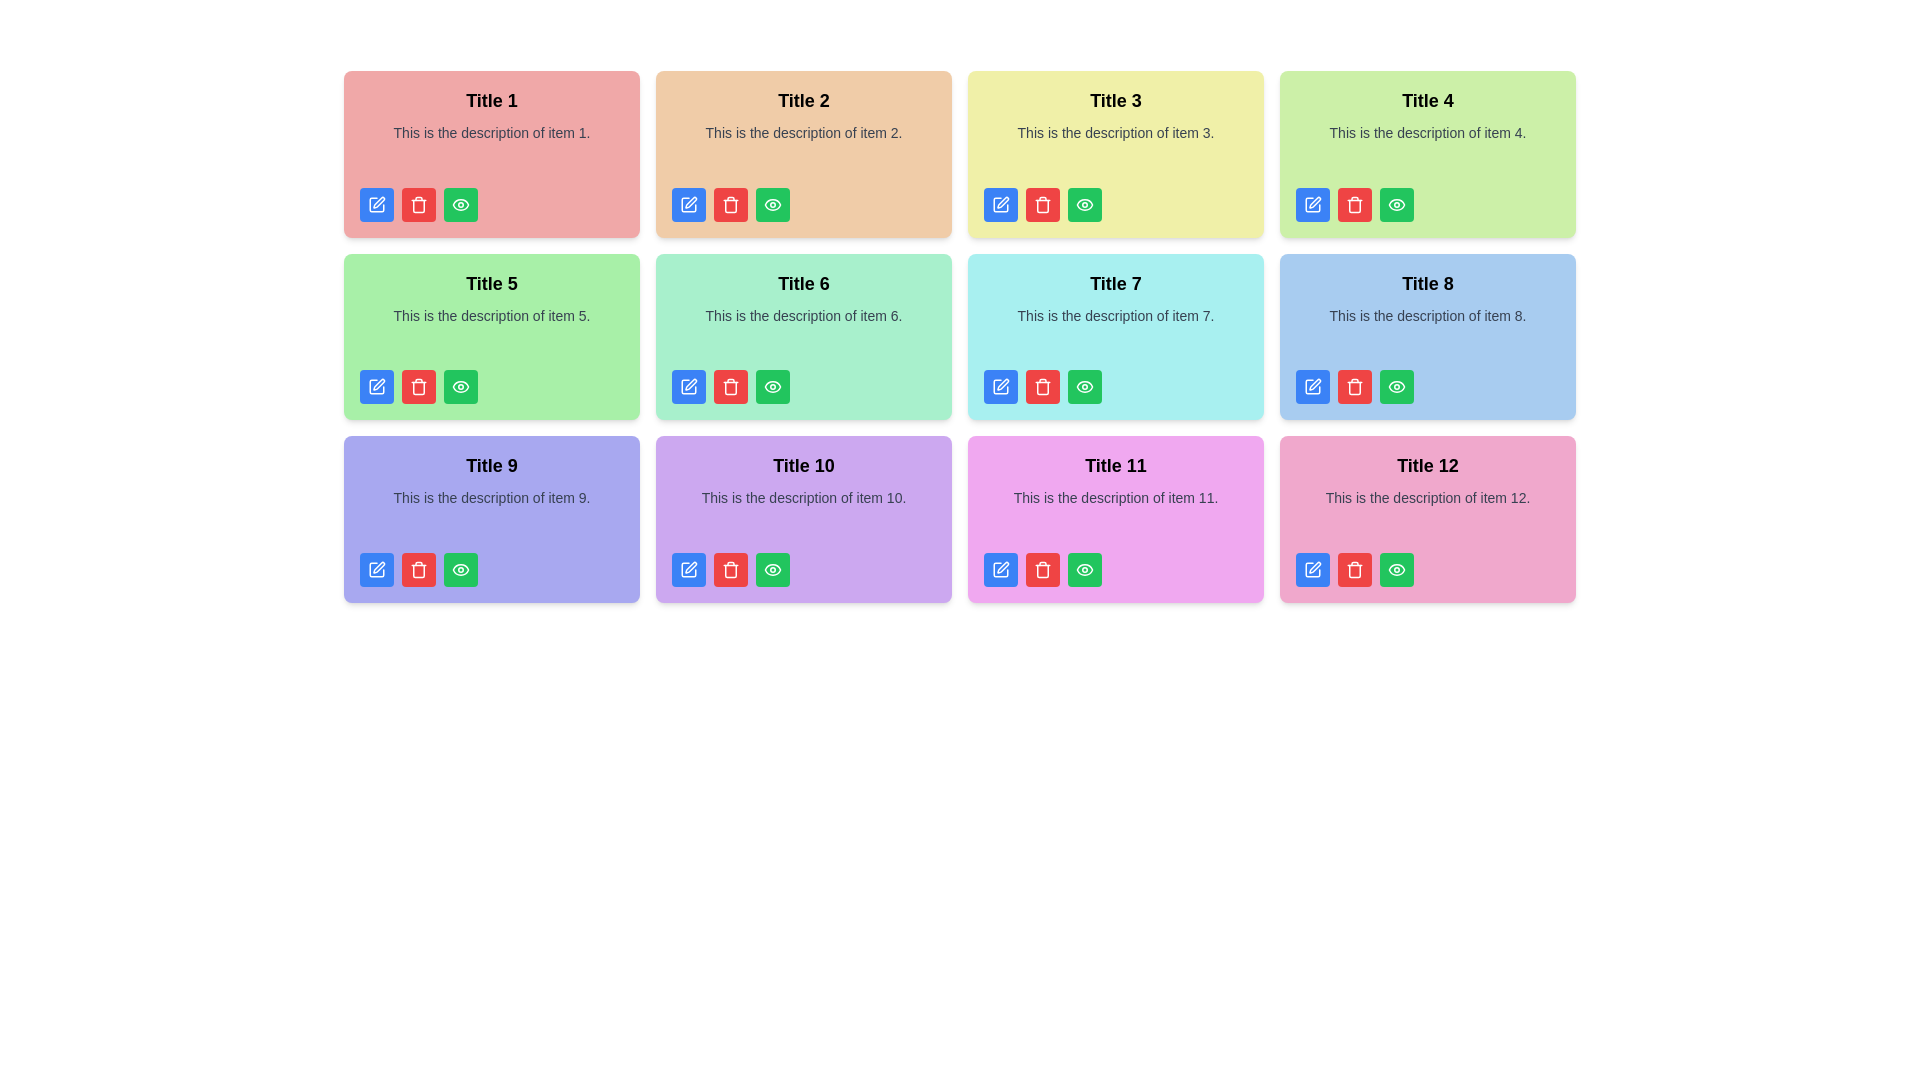  What do you see at coordinates (1354, 388) in the screenshot?
I see `the trash bin icon component, which is a curved rectangle with a vertical extension at its top, located centrally within the trash icon structure` at bounding box center [1354, 388].